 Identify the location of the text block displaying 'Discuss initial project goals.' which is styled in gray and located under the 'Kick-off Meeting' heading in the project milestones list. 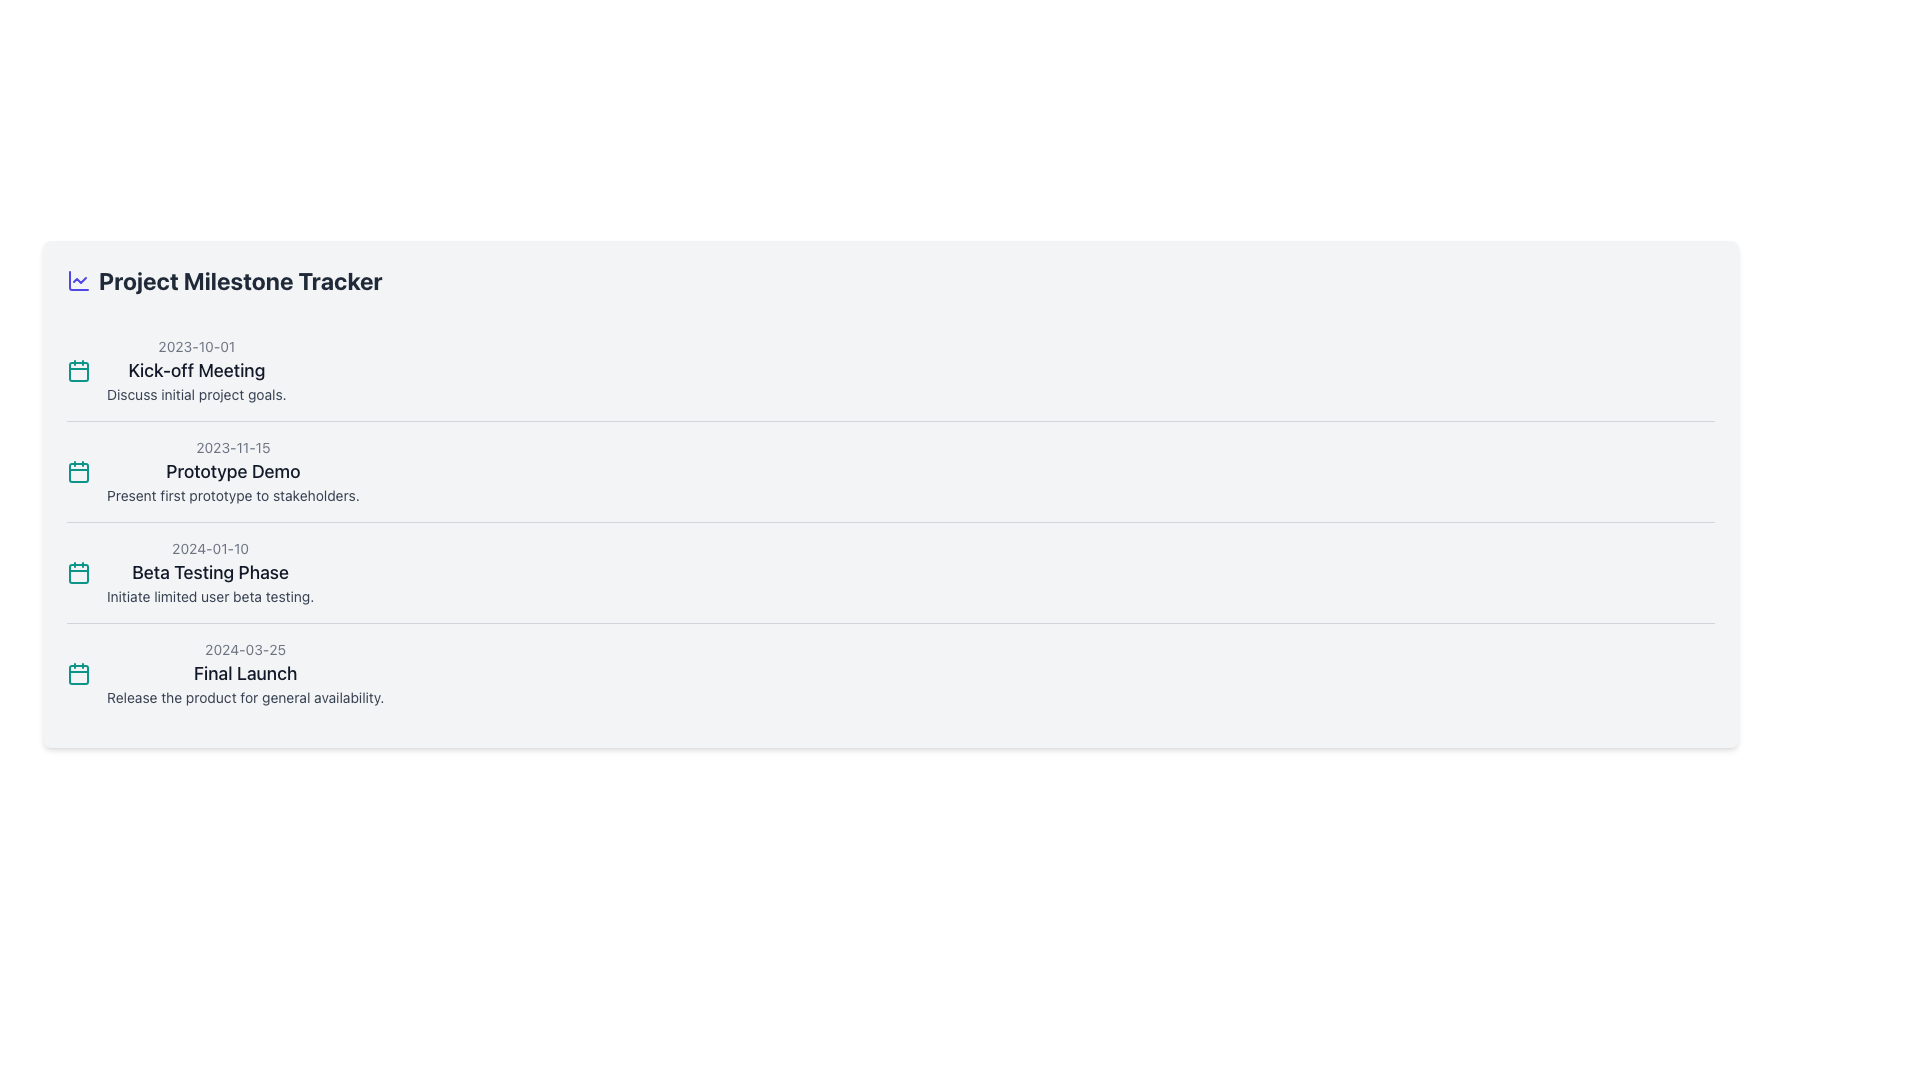
(196, 394).